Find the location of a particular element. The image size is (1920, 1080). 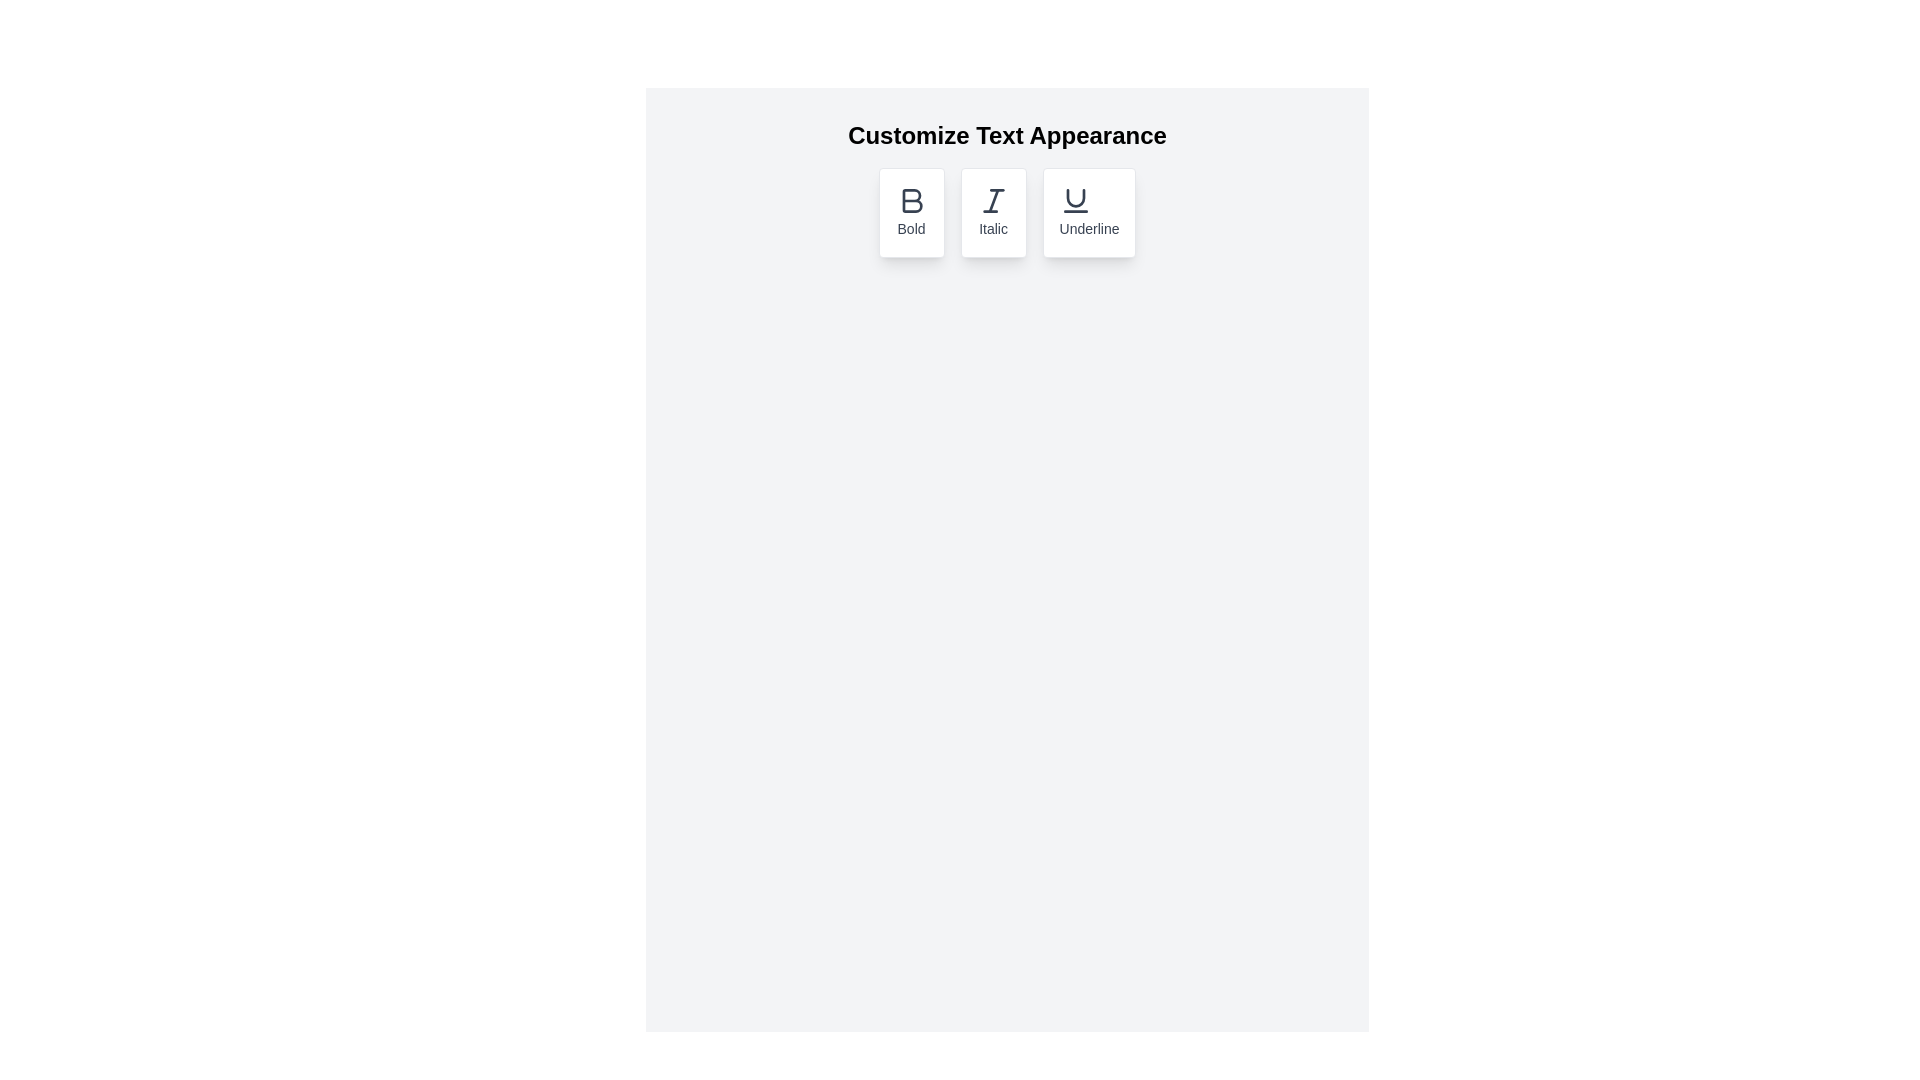

the underline button to toggle the underline formatting is located at coordinates (1088, 212).